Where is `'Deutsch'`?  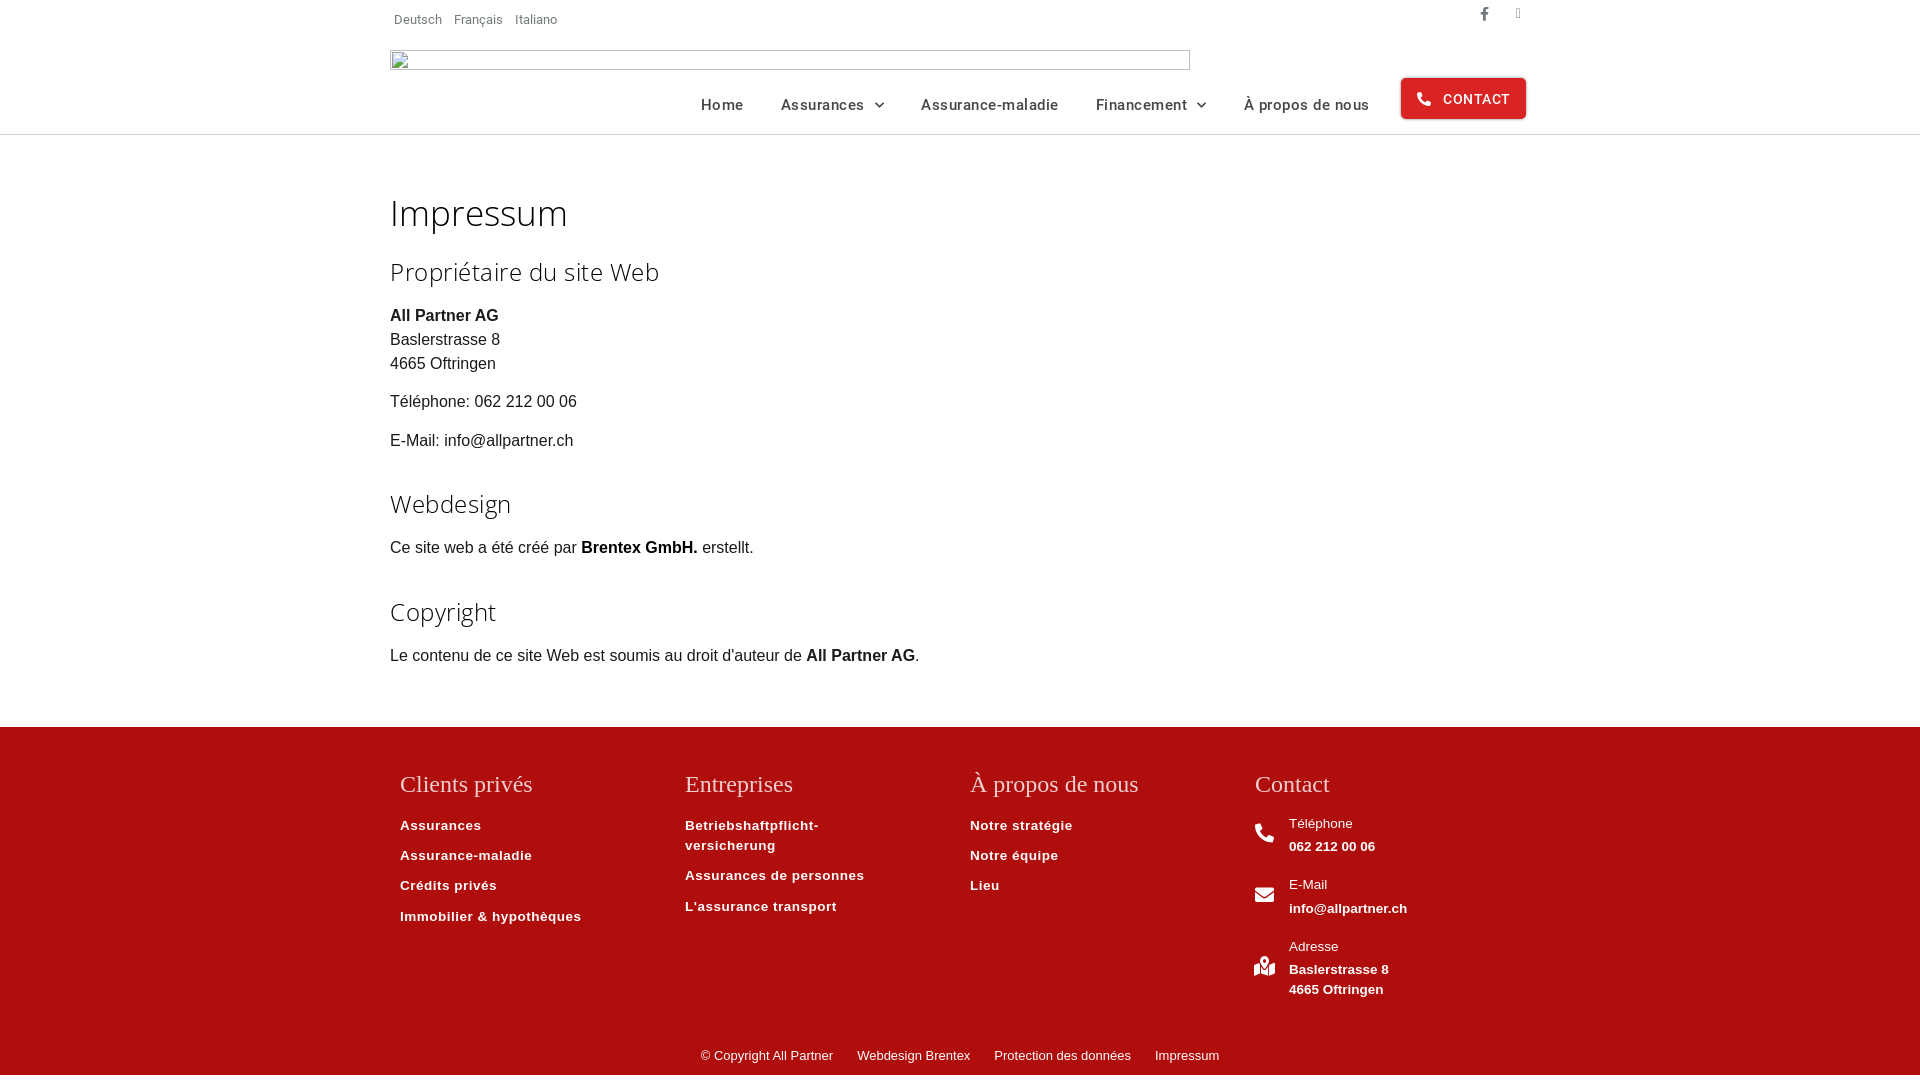
'Deutsch' is located at coordinates (416, 19).